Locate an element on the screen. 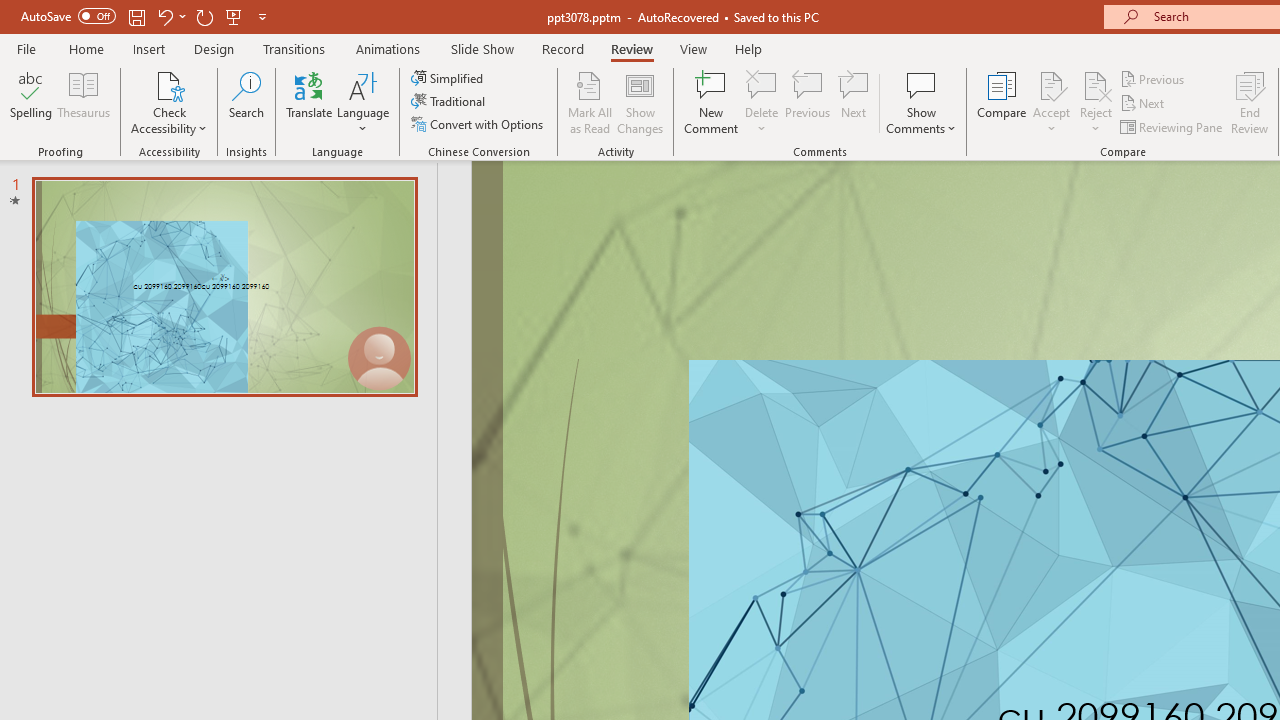 The width and height of the screenshot is (1280, 720). 'New Comment' is located at coordinates (711, 103).